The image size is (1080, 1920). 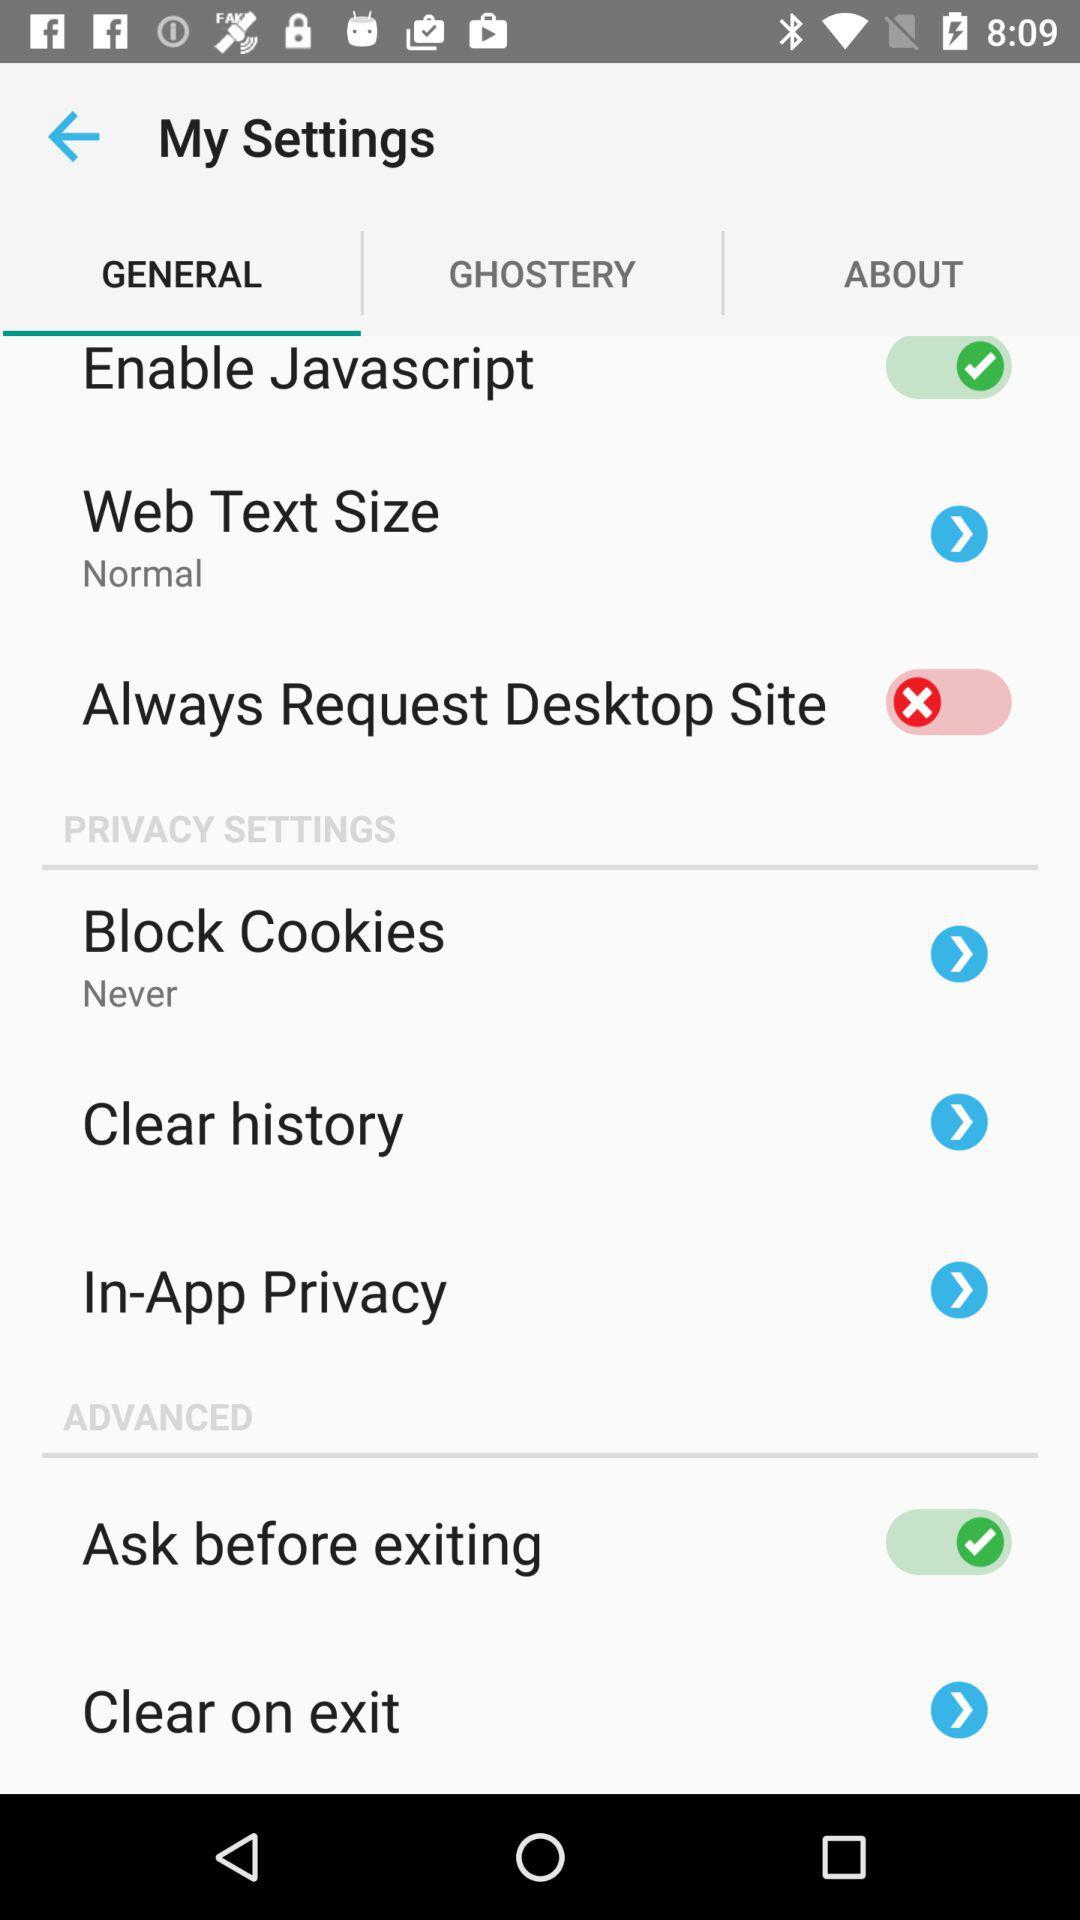 What do you see at coordinates (72, 135) in the screenshot?
I see `the app to the left of the my settings app` at bounding box center [72, 135].